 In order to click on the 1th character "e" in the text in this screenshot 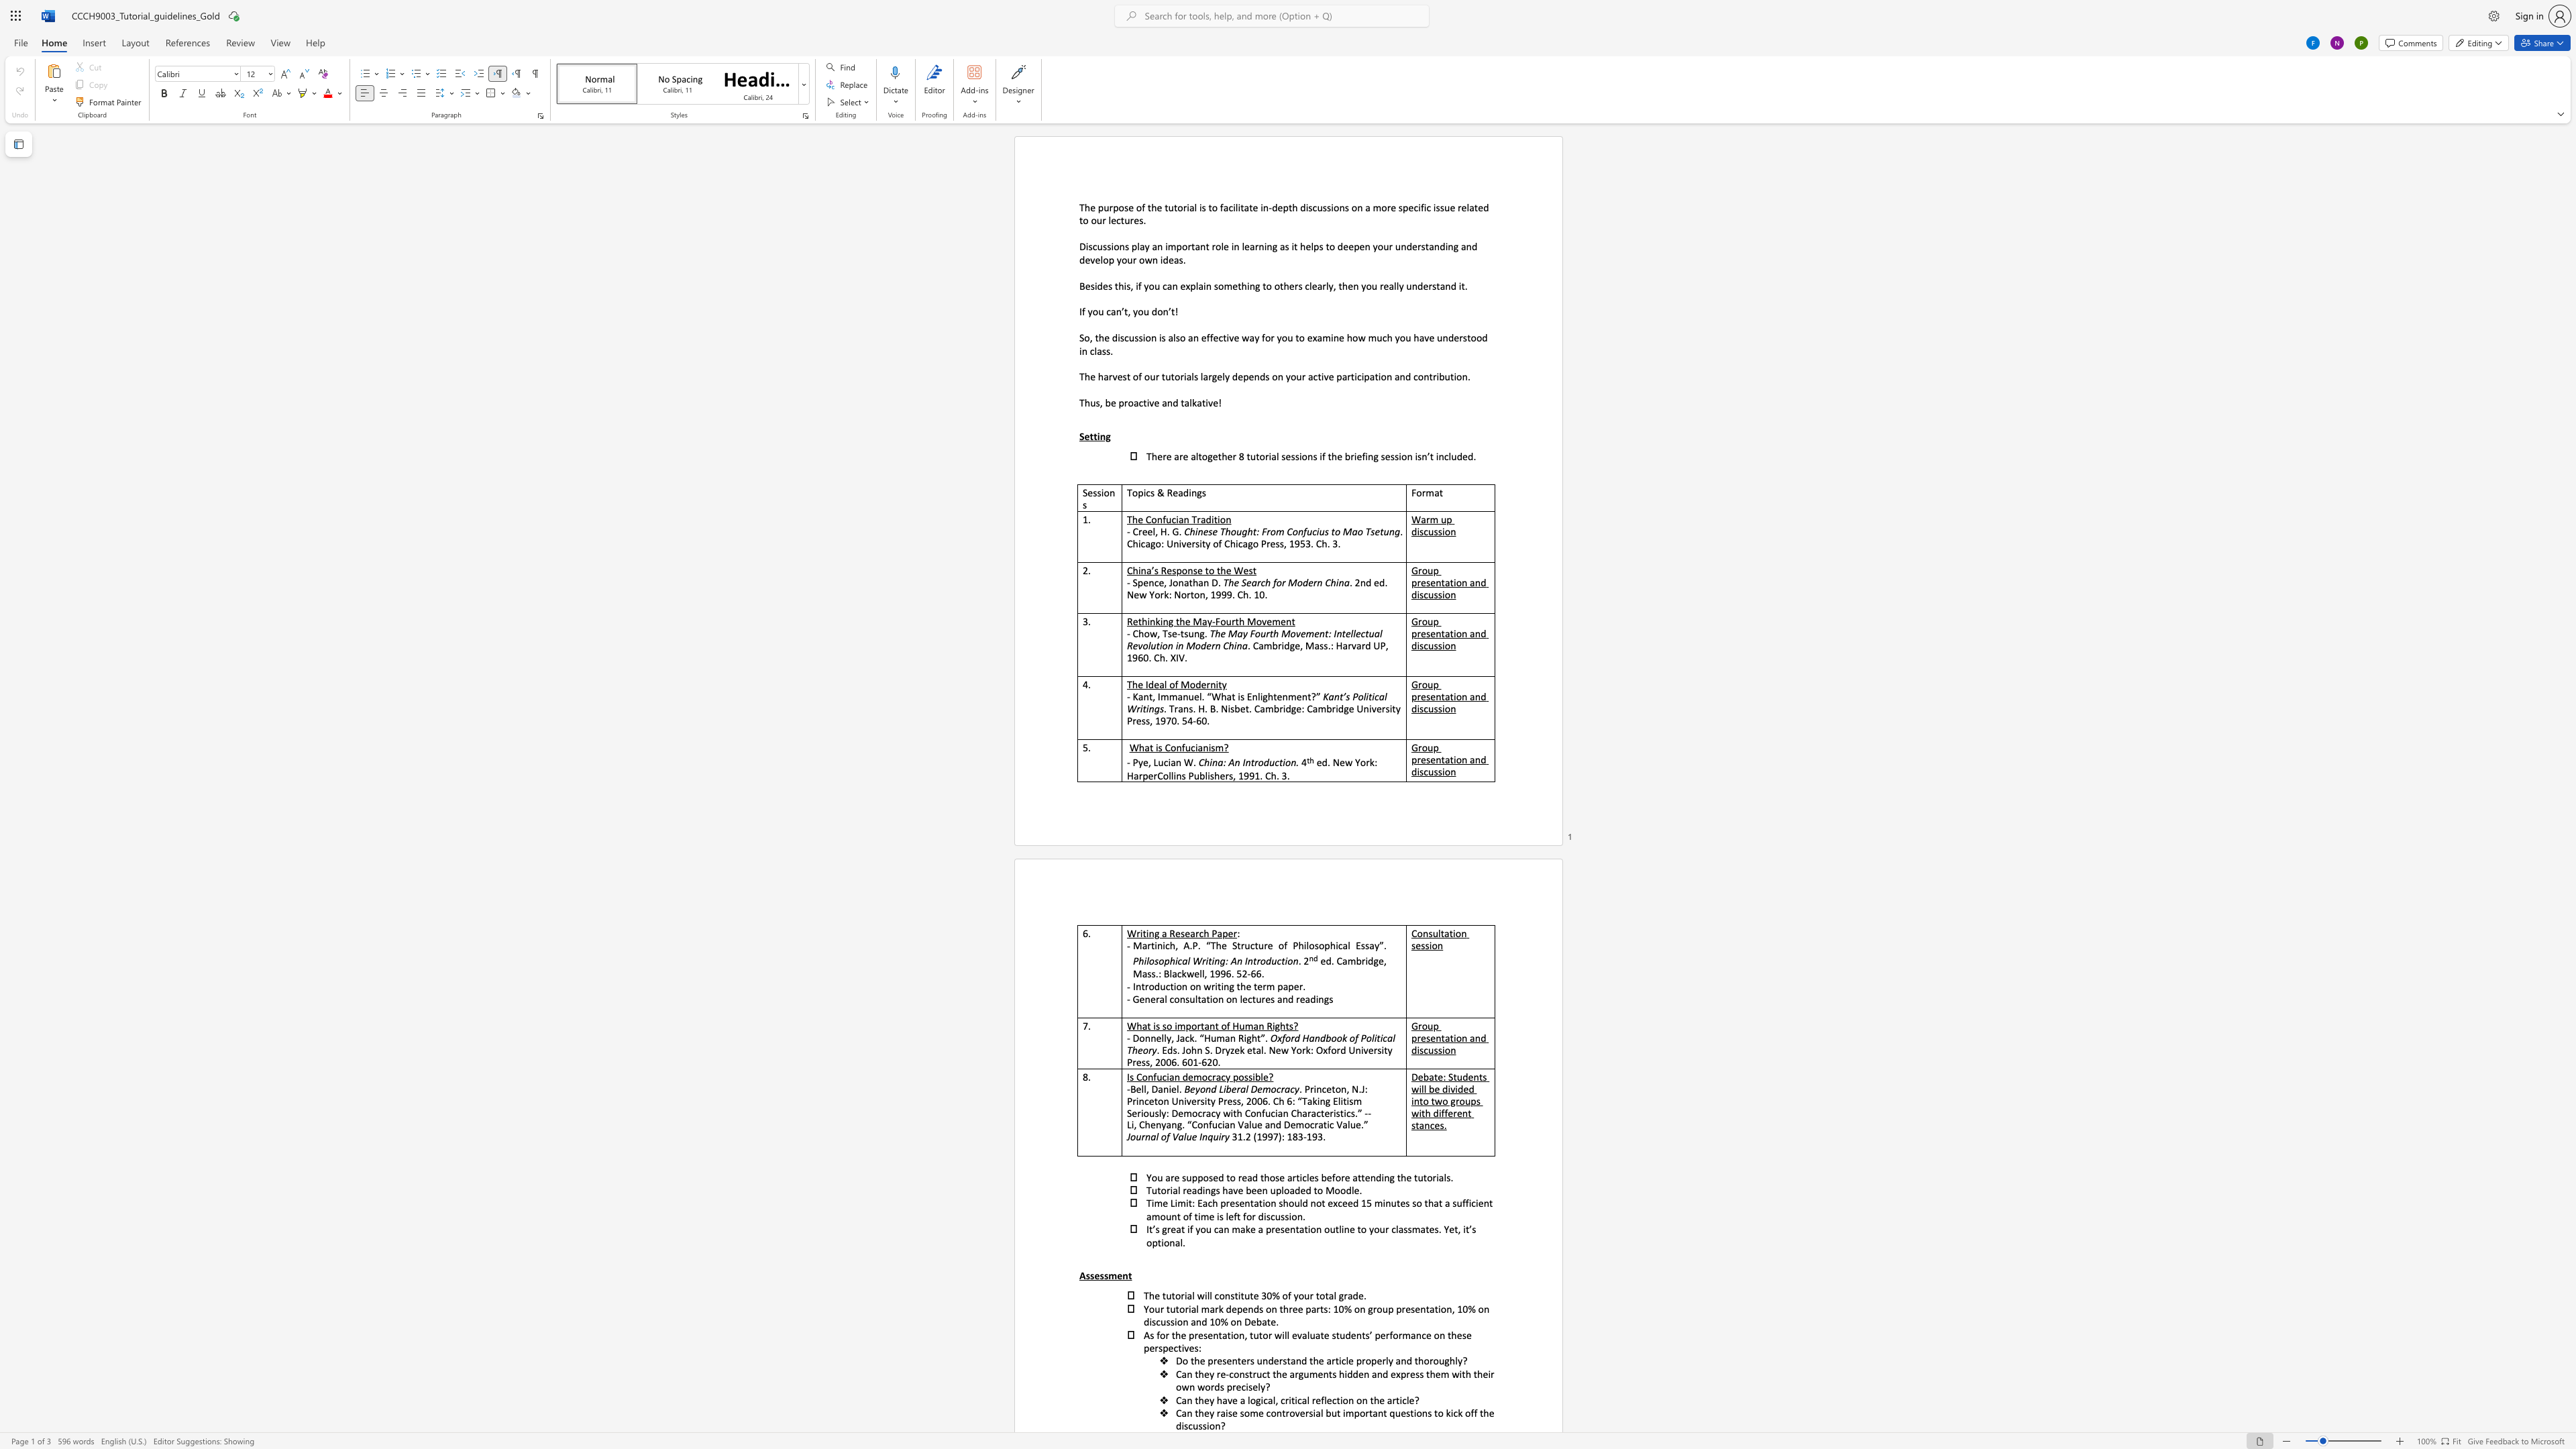, I will do `click(1092, 207)`.